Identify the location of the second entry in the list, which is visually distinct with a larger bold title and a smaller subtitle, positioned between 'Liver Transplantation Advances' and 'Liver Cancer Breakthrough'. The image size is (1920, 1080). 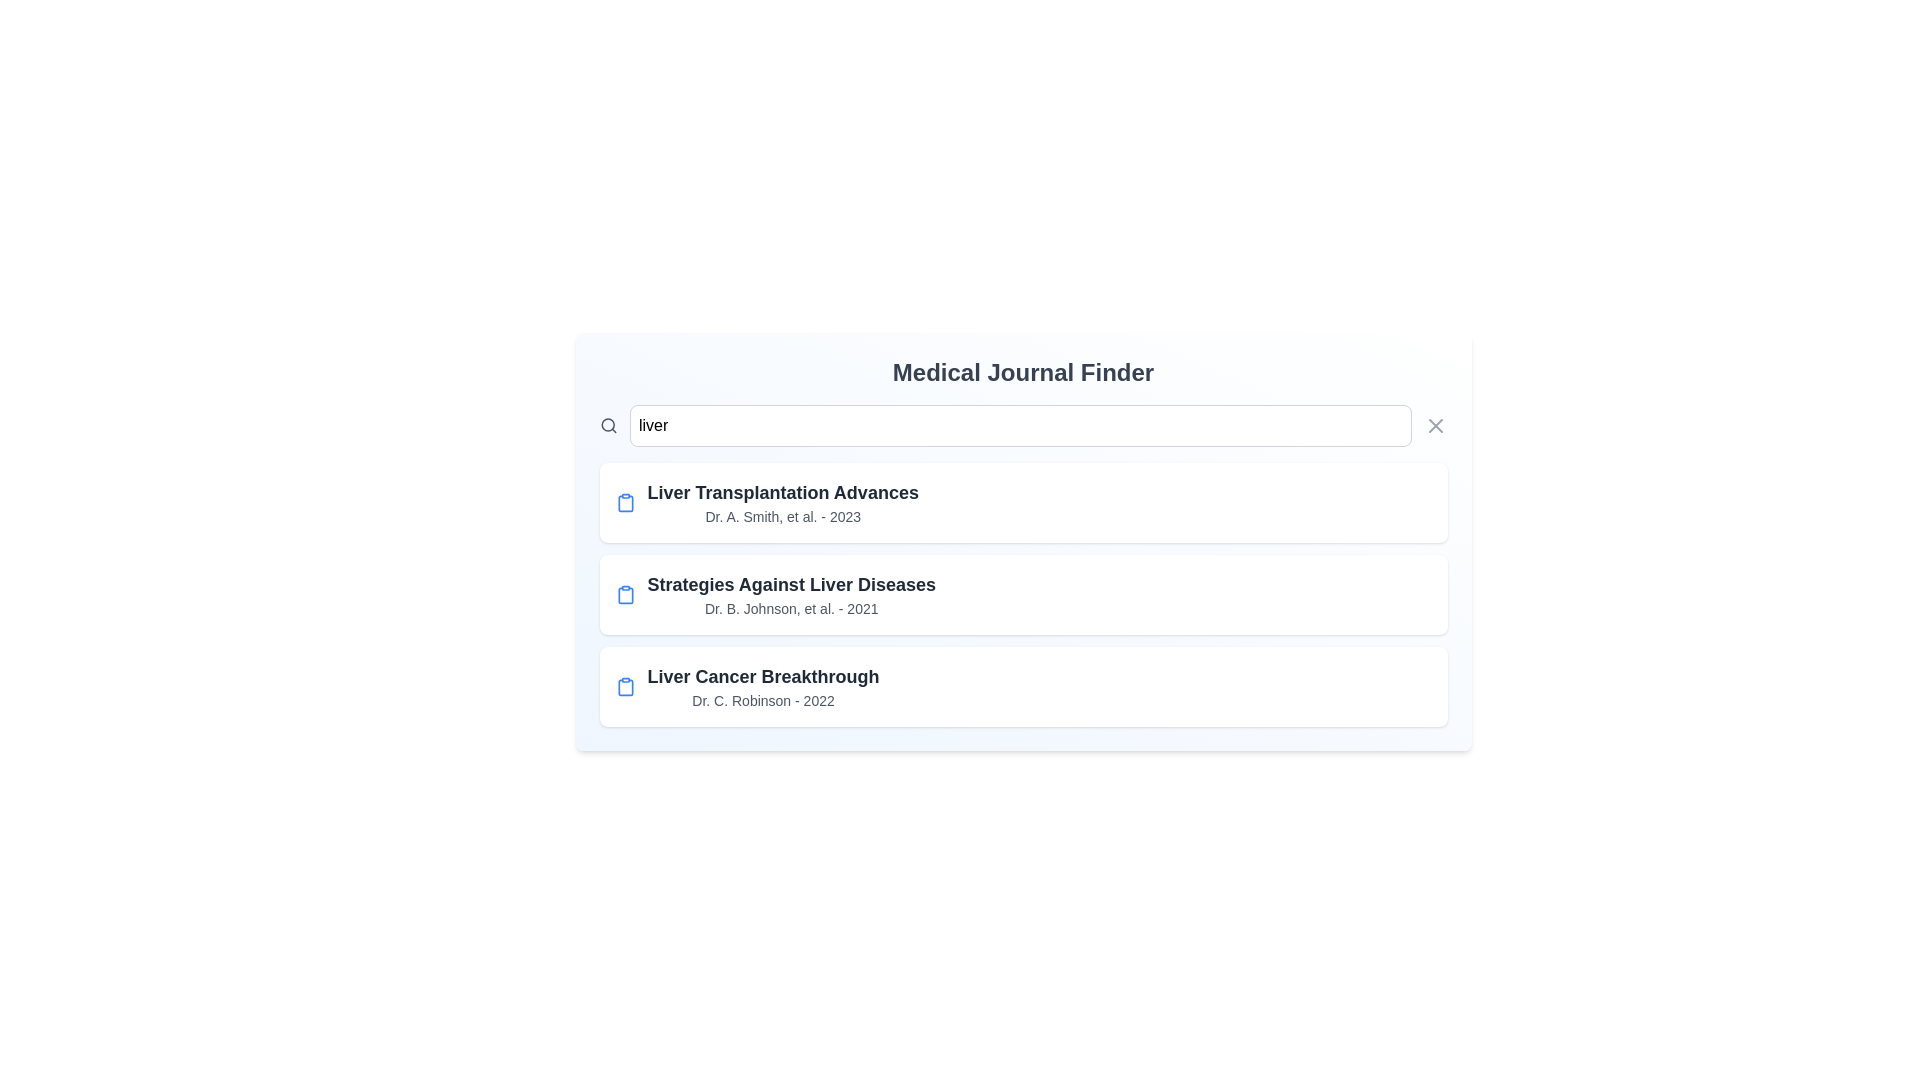
(1023, 593).